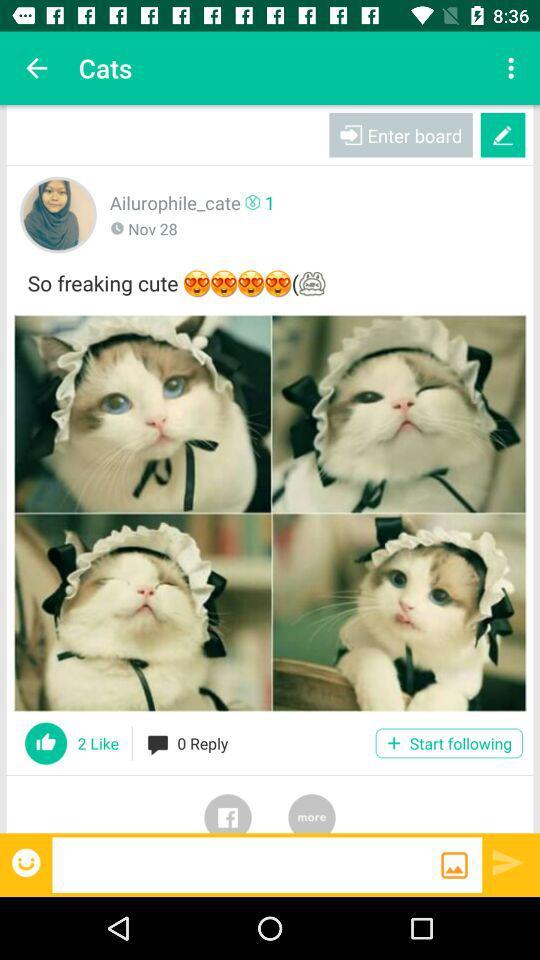  What do you see at coordinates (27, 861) in the screenshot?
I see `the emoji icon` at bounding box center [27, 861].